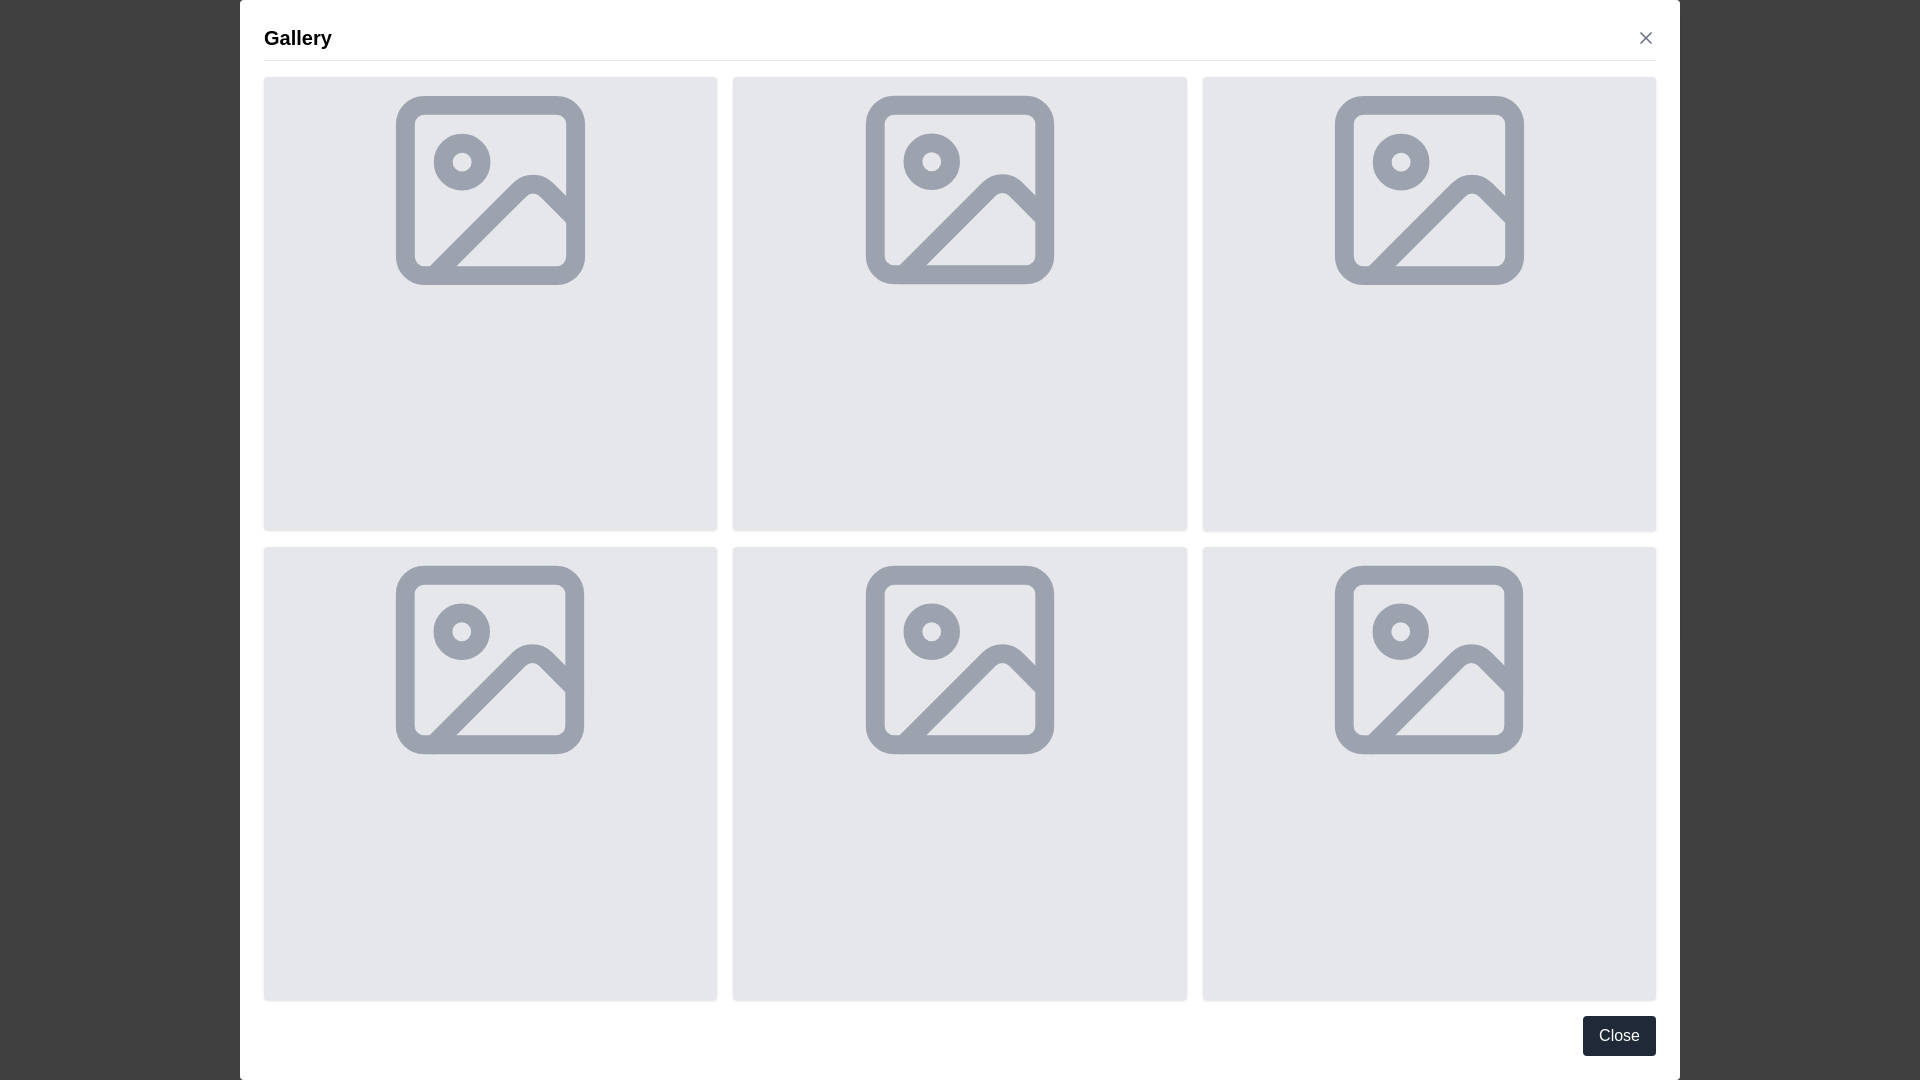 This screenshot has width=1920, height=1080. Describe the element at coordinates (960, 303) in the screenshot. I see `the image placeholder located in the second column of the first row within a 3x2 grid layout` at that location.